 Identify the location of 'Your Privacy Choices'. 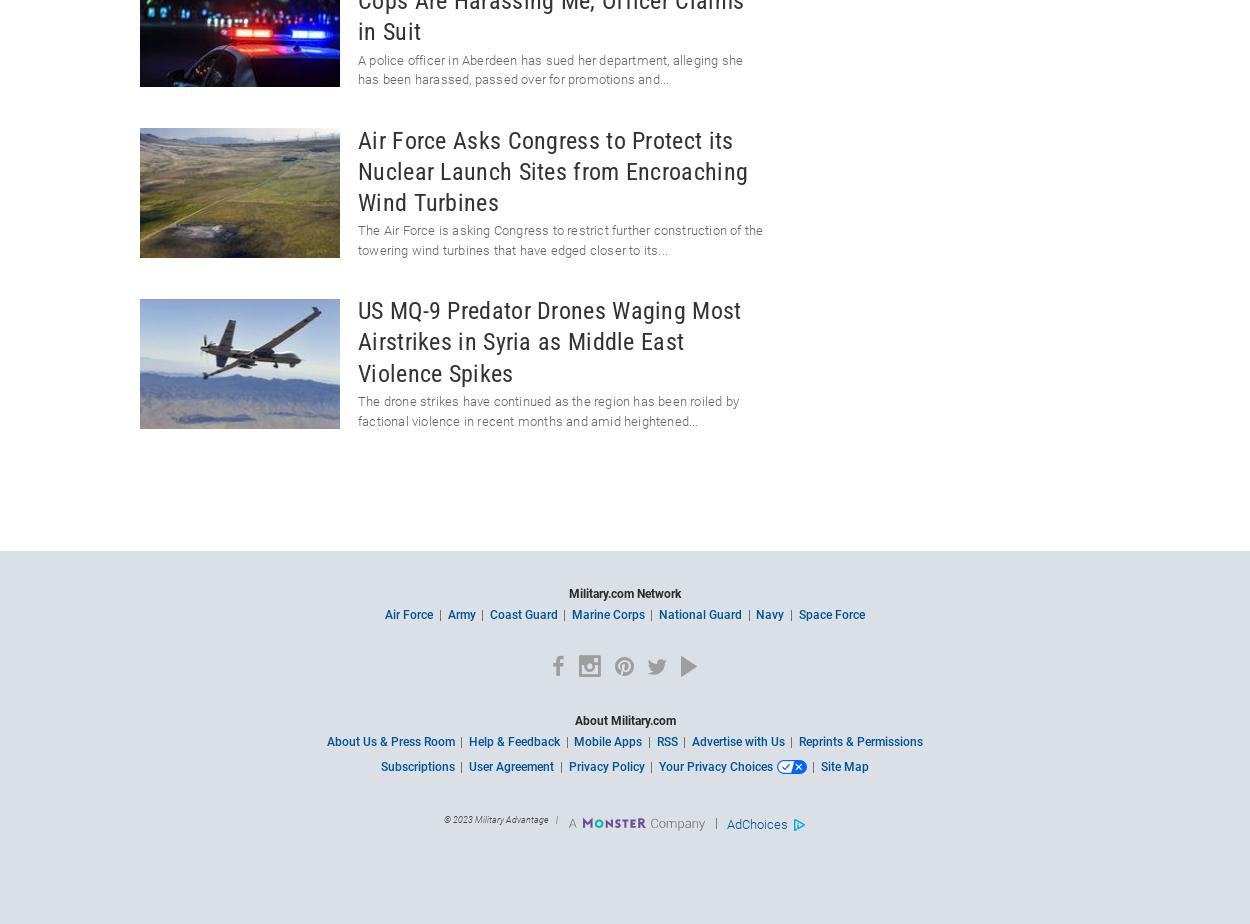
(713, 767).